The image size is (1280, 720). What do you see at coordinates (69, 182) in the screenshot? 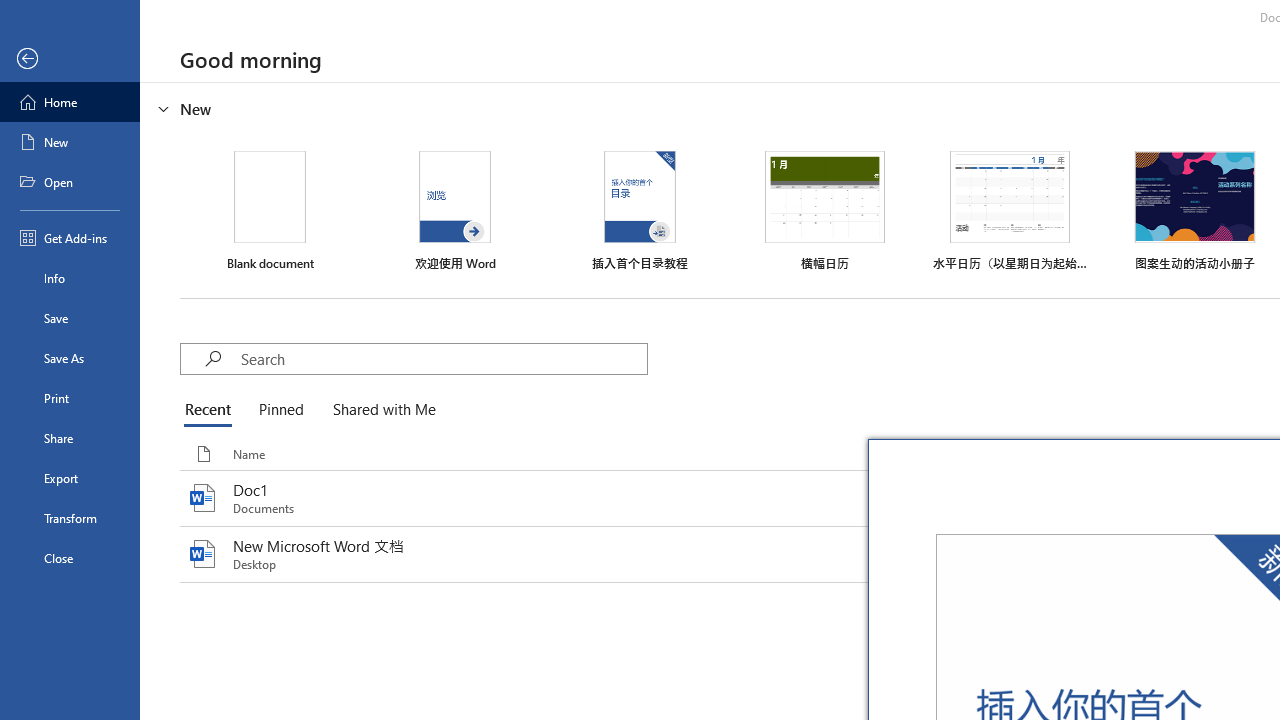
I see `'Open'` at bounding box center [69, 182].